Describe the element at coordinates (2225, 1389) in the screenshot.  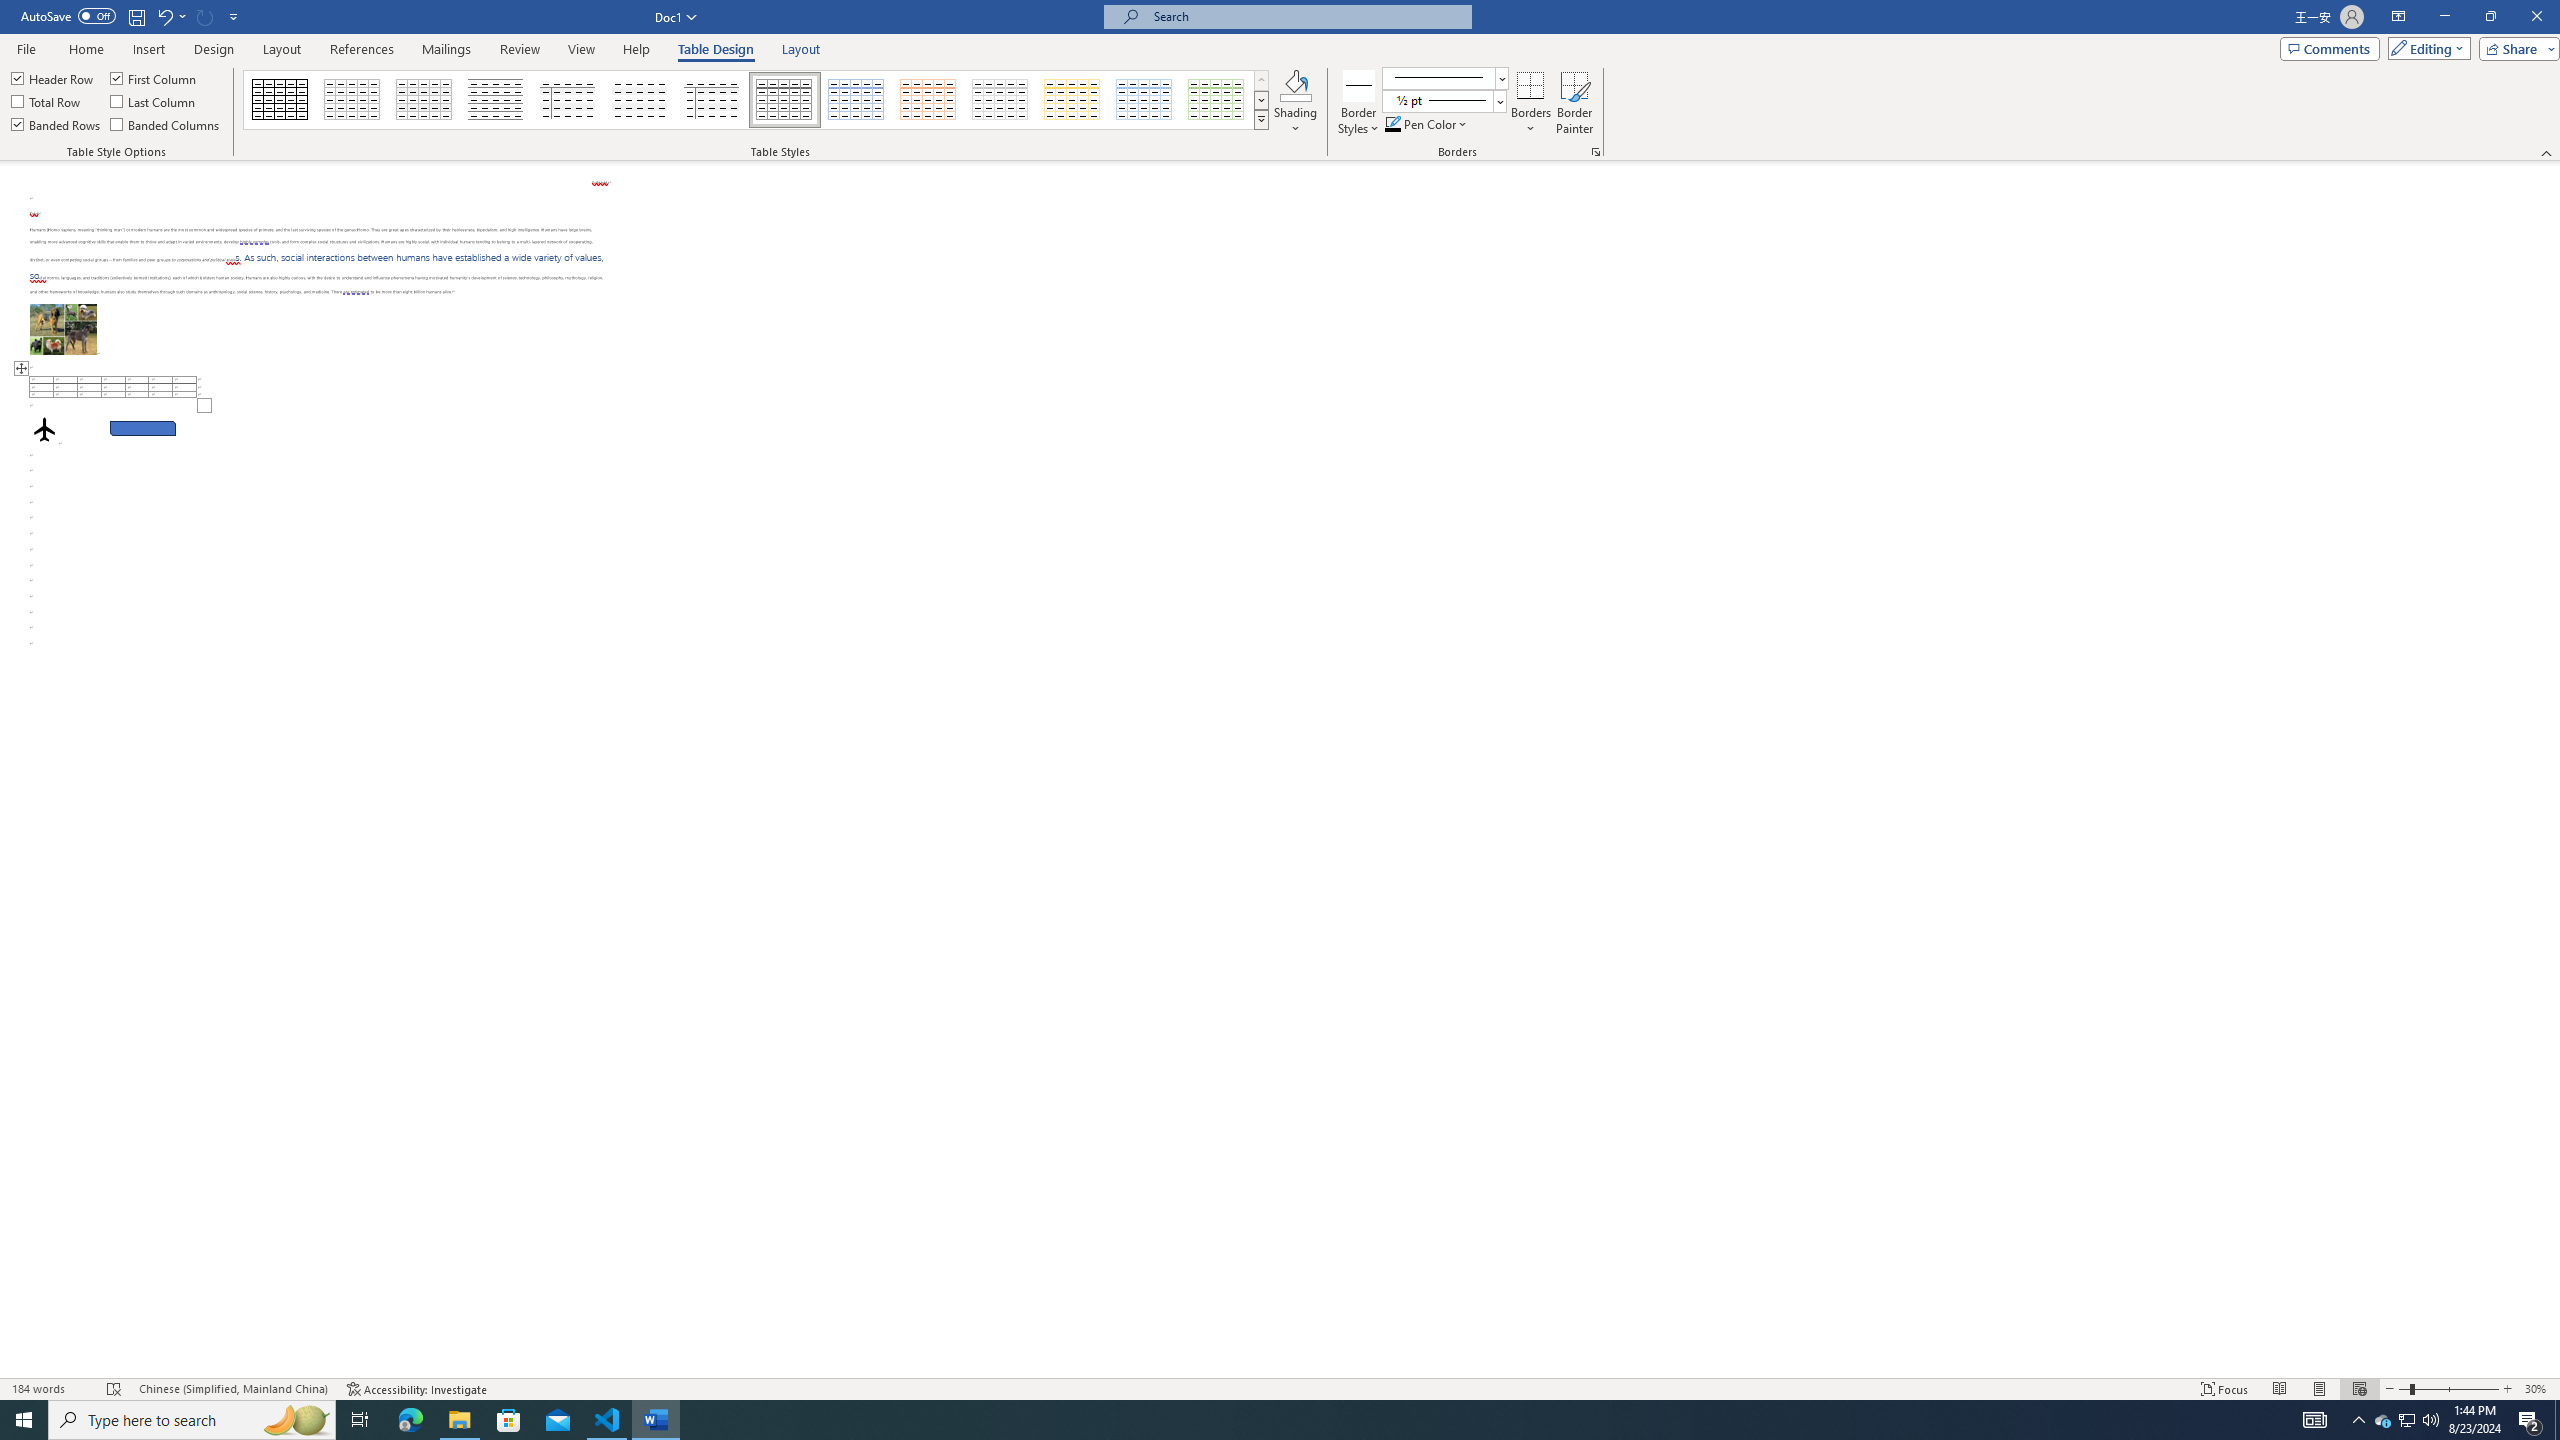
I see `'Focus '` at that location.